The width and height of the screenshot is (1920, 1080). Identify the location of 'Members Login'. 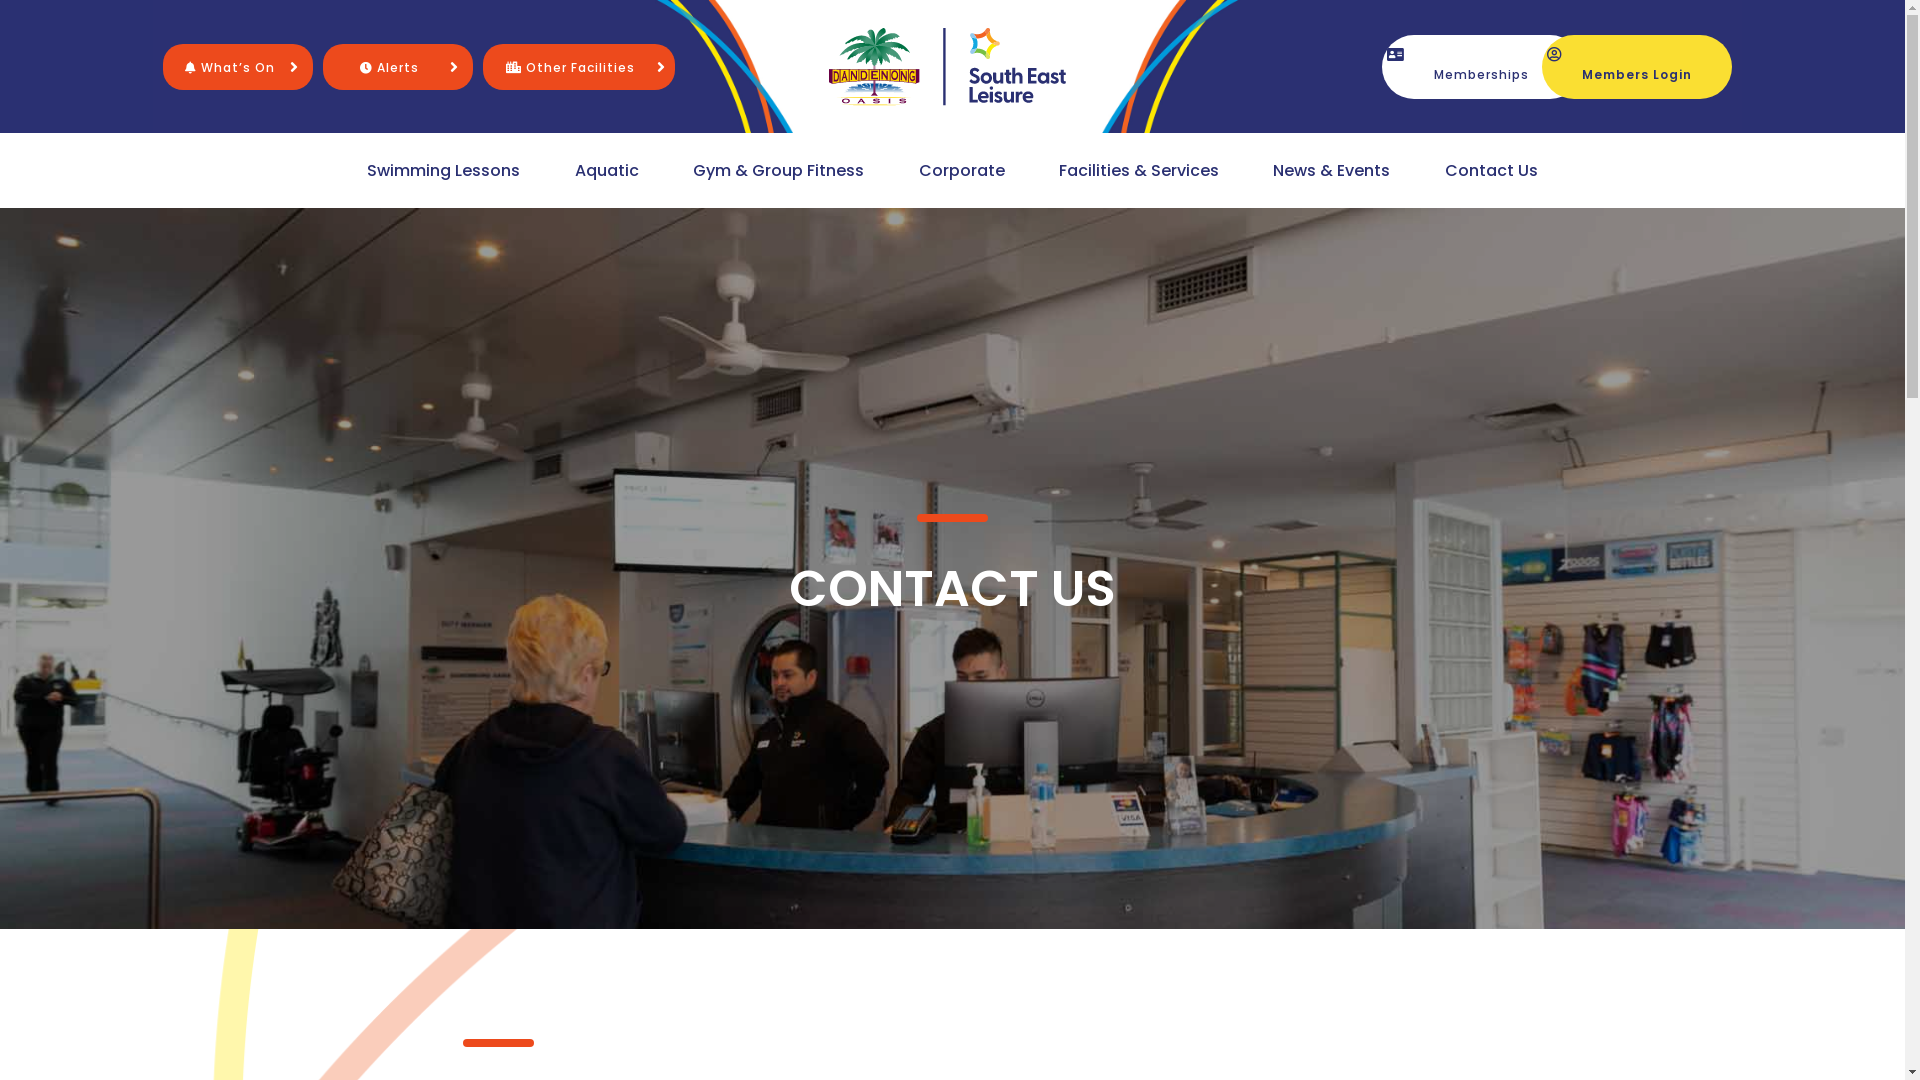
(1636, 64).